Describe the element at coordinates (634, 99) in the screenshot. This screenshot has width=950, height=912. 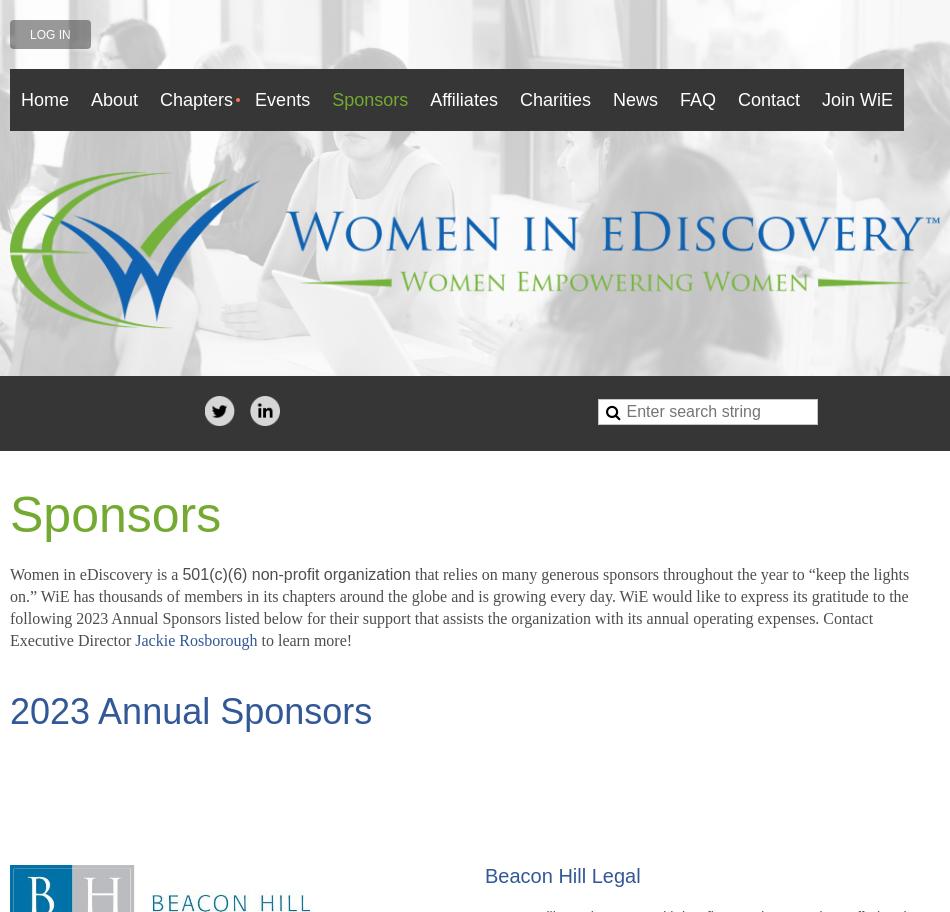
I see `'News'` at that location.